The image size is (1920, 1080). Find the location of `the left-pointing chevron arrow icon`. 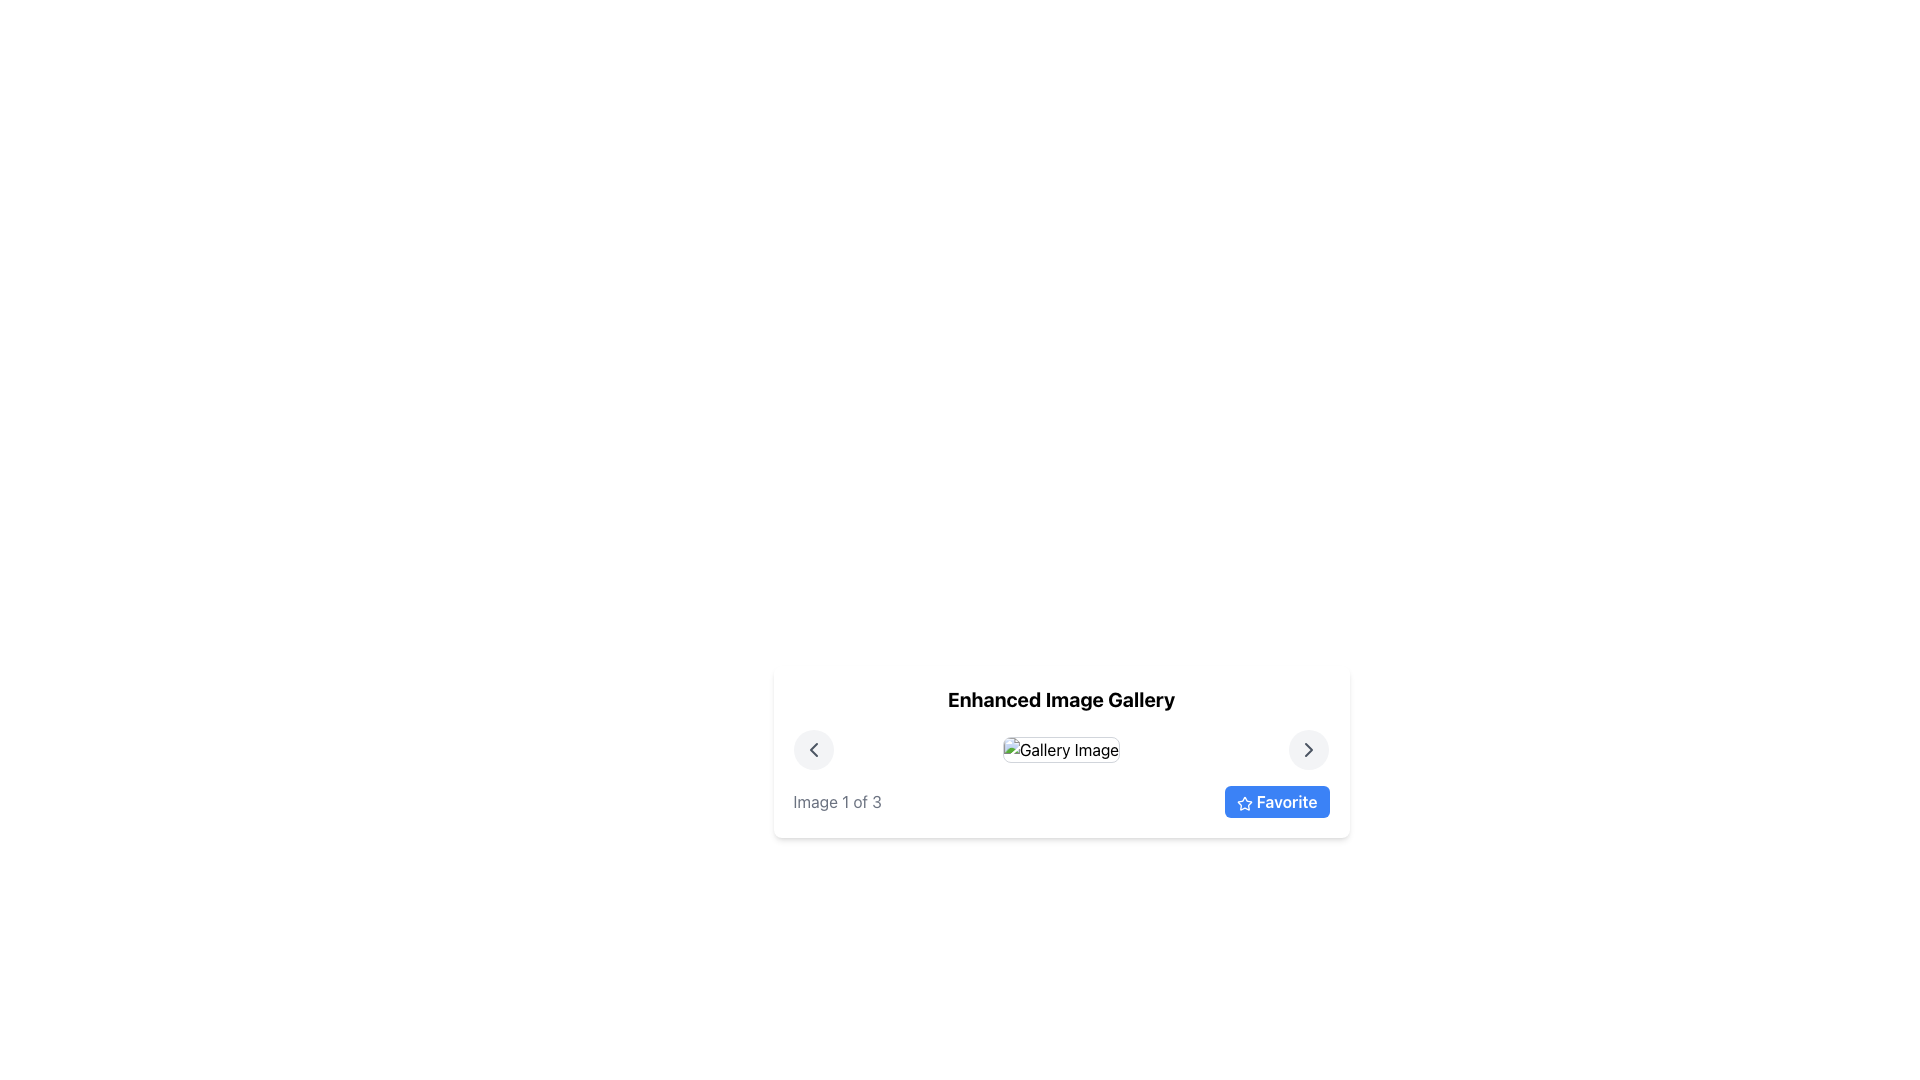

the left-pointing chevron arrow icon is located at coordinates (813, 749).